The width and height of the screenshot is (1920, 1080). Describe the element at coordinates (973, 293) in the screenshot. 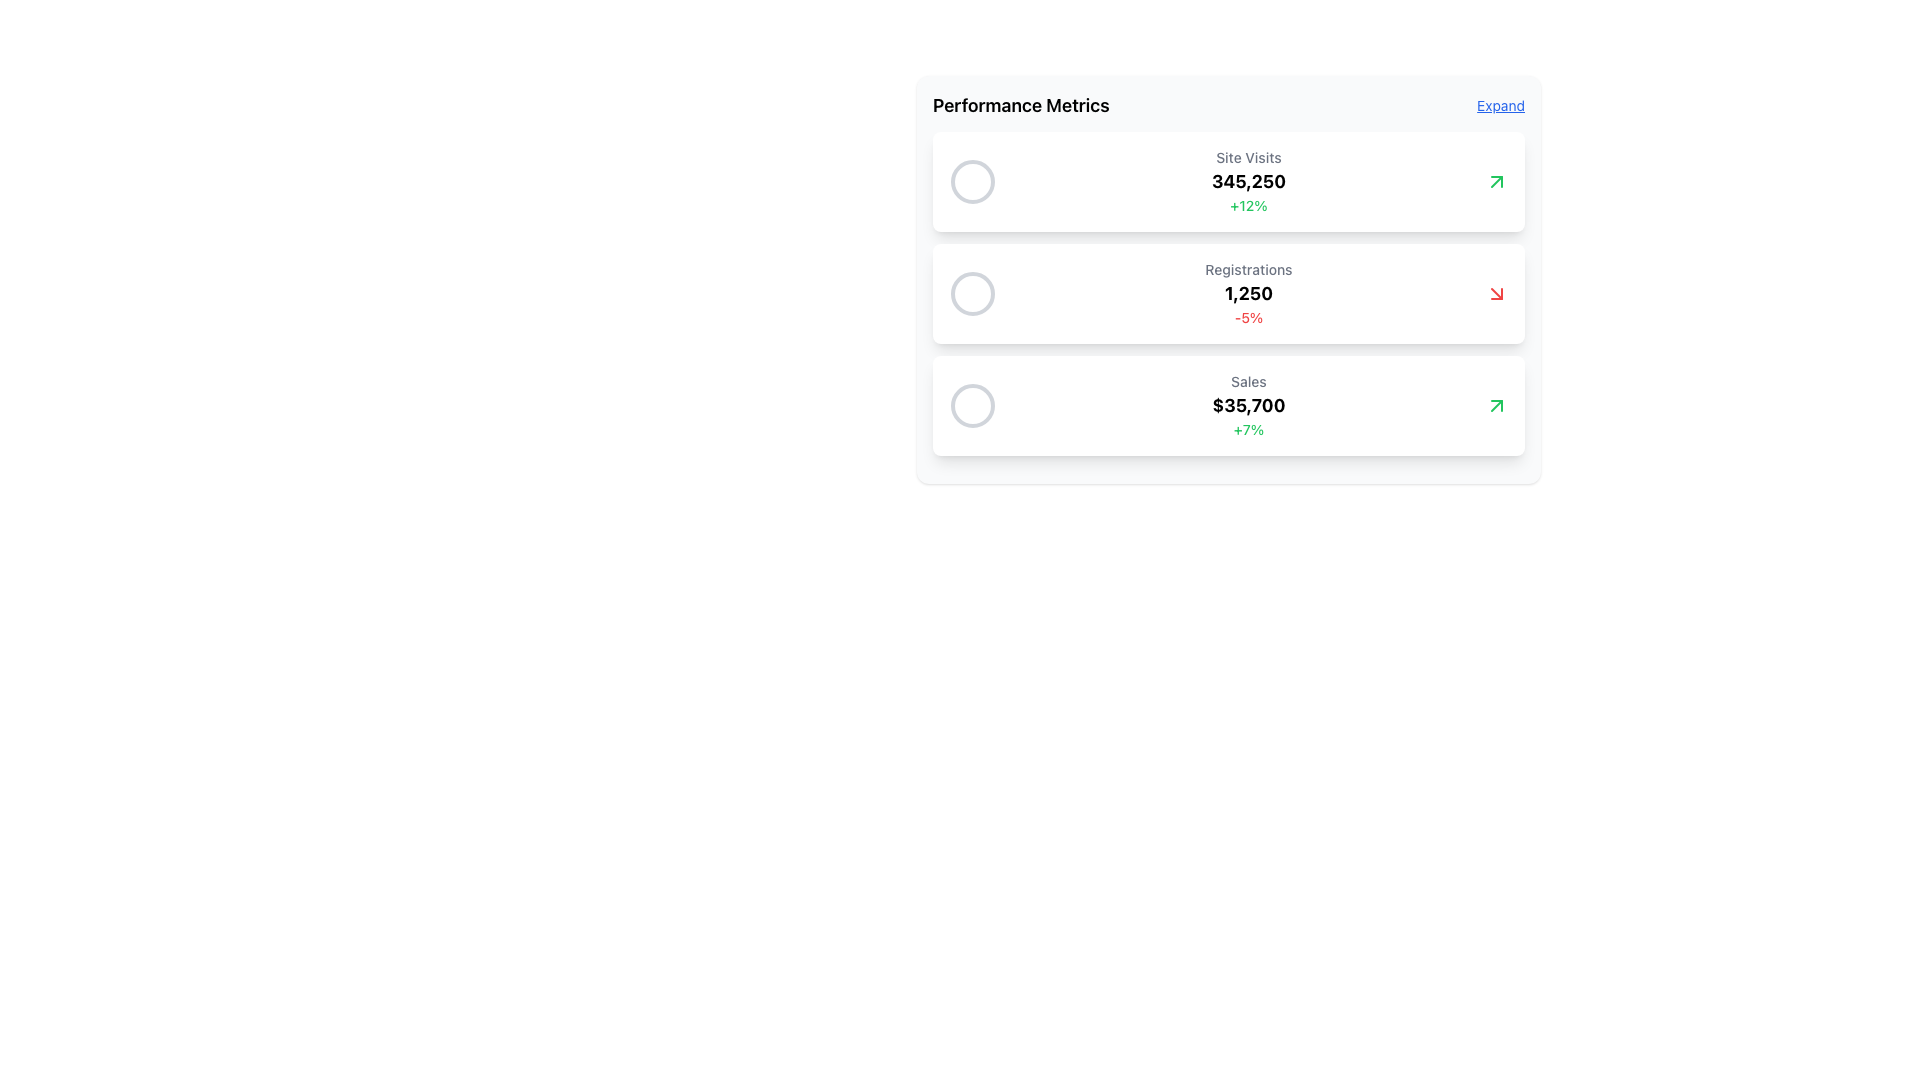

I see `the small circular SVG element in muted gray color within the 'Registrations' metrics row` at that location.